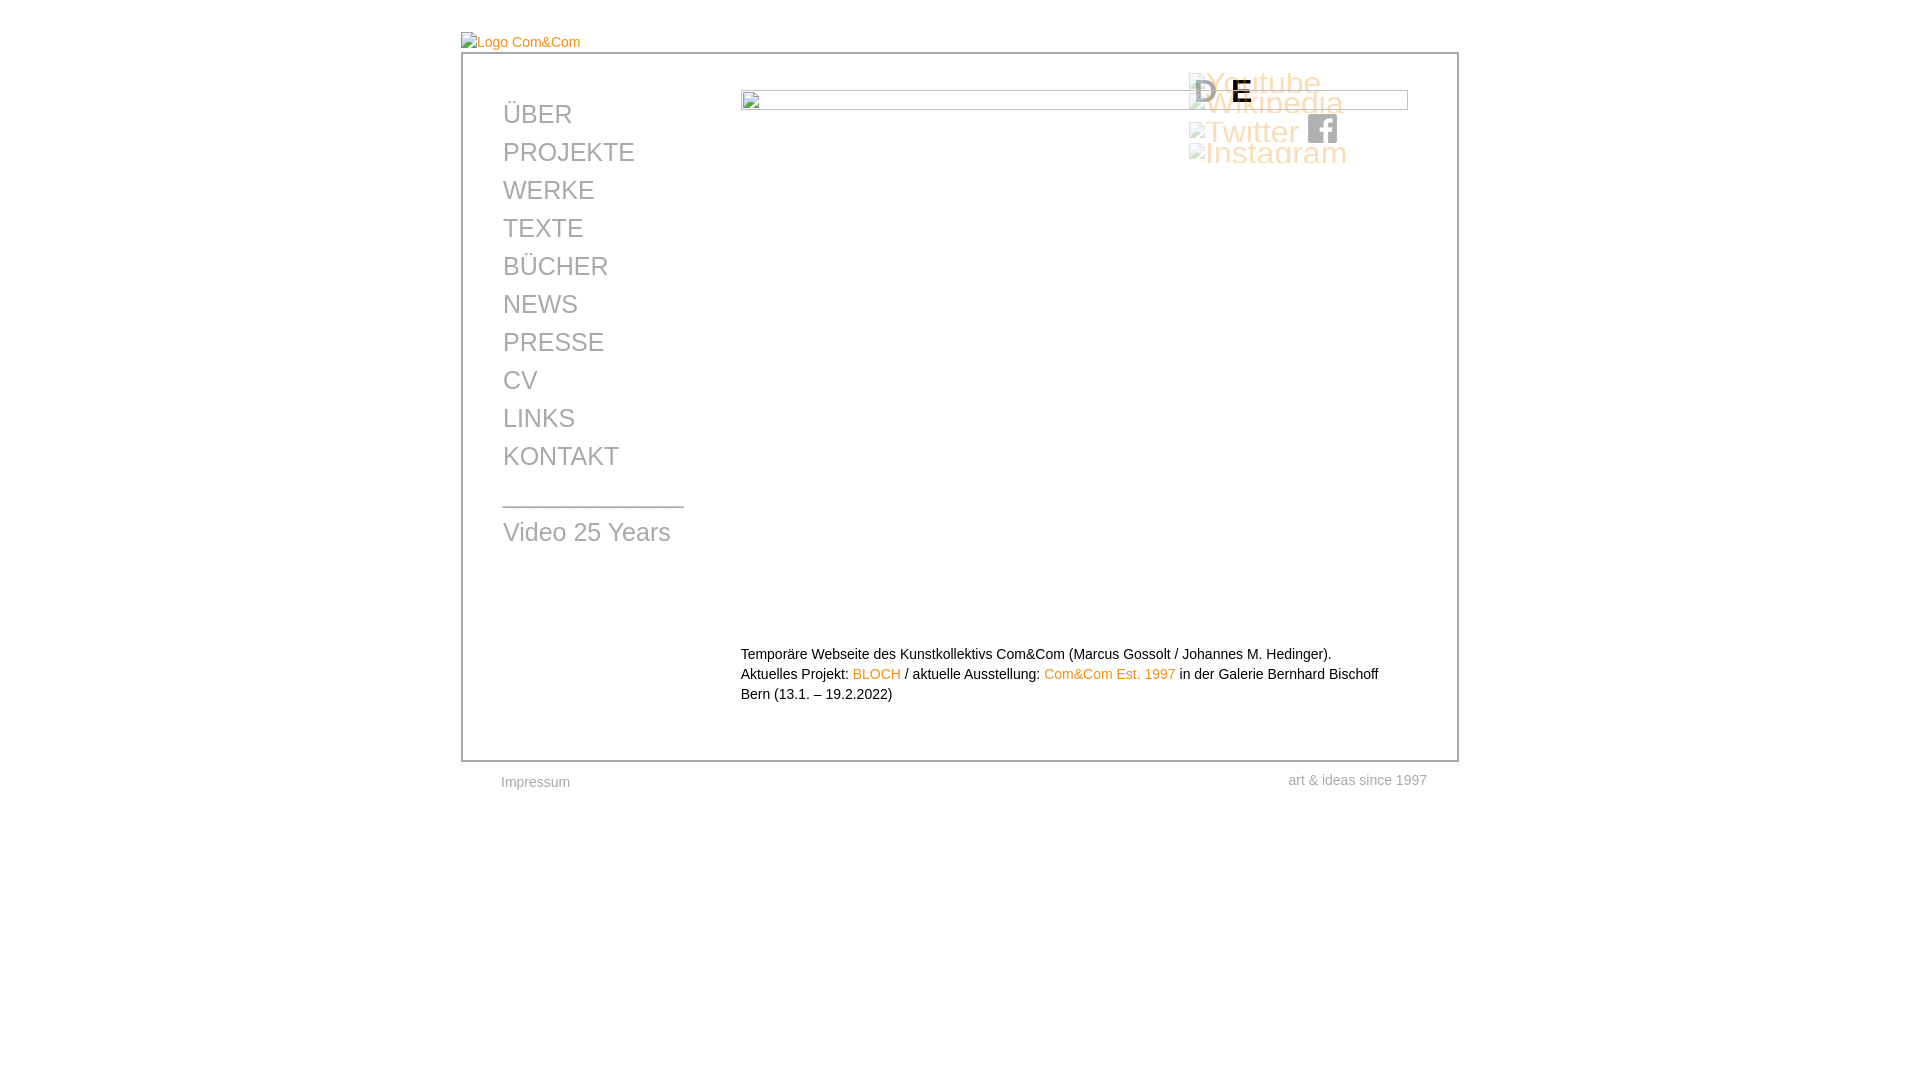  Describe the element at coordinates (503, 150) in the screenshot. I see `'PROJEKTE'` at that location.